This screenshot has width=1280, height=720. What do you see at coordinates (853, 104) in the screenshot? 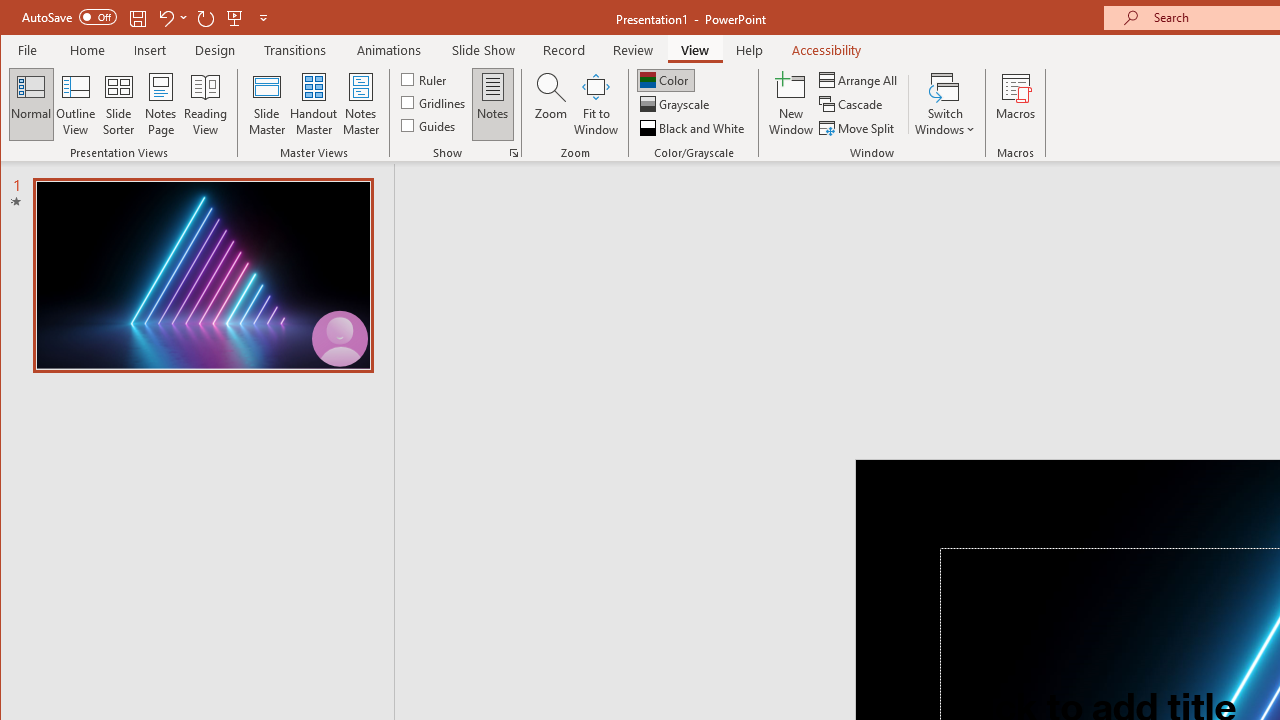
I see `'Cascade'` at bounding box center [853, 104].